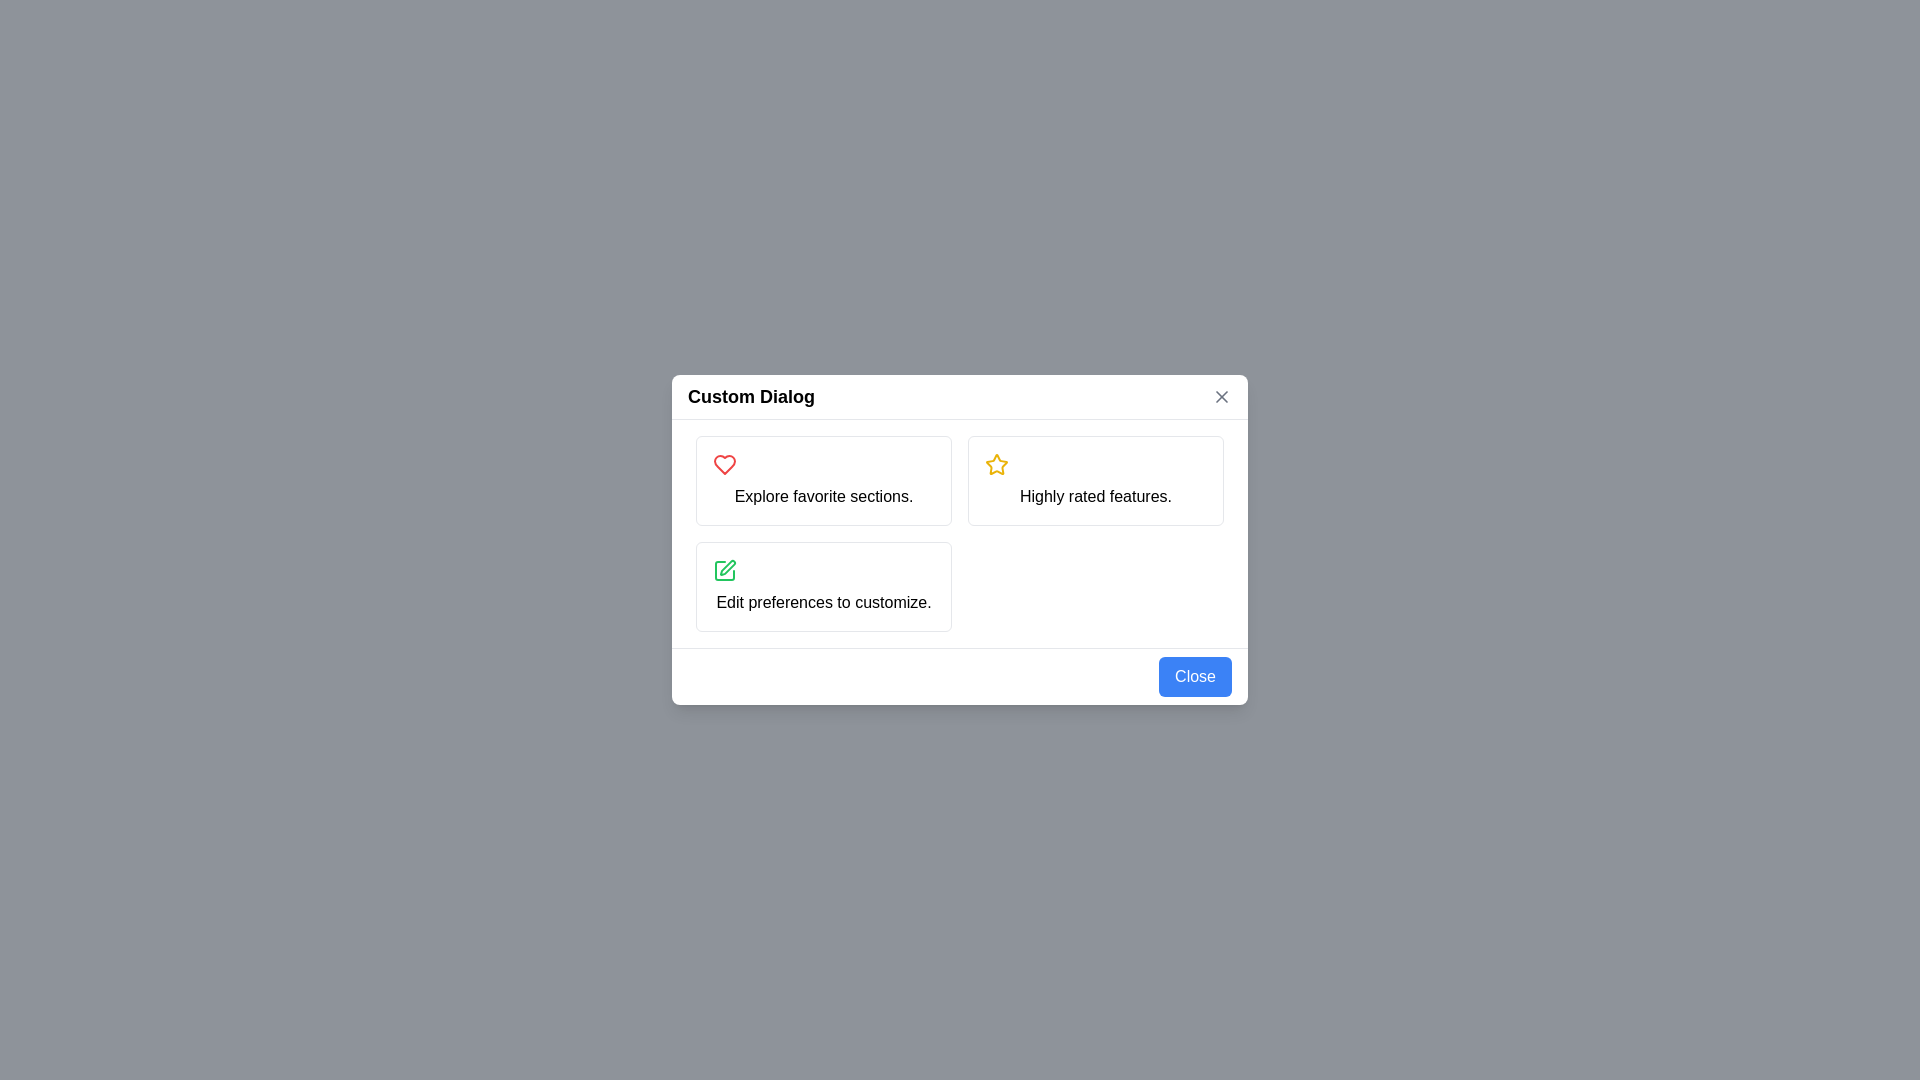 The width and height of the screenshot is (1920, 1080). Describe the element at coordinates (723, 465) in the screenshot. I see `the heart icon representing the 'Explore favorite sections' feature in the top-left card of the dialog` at that location.